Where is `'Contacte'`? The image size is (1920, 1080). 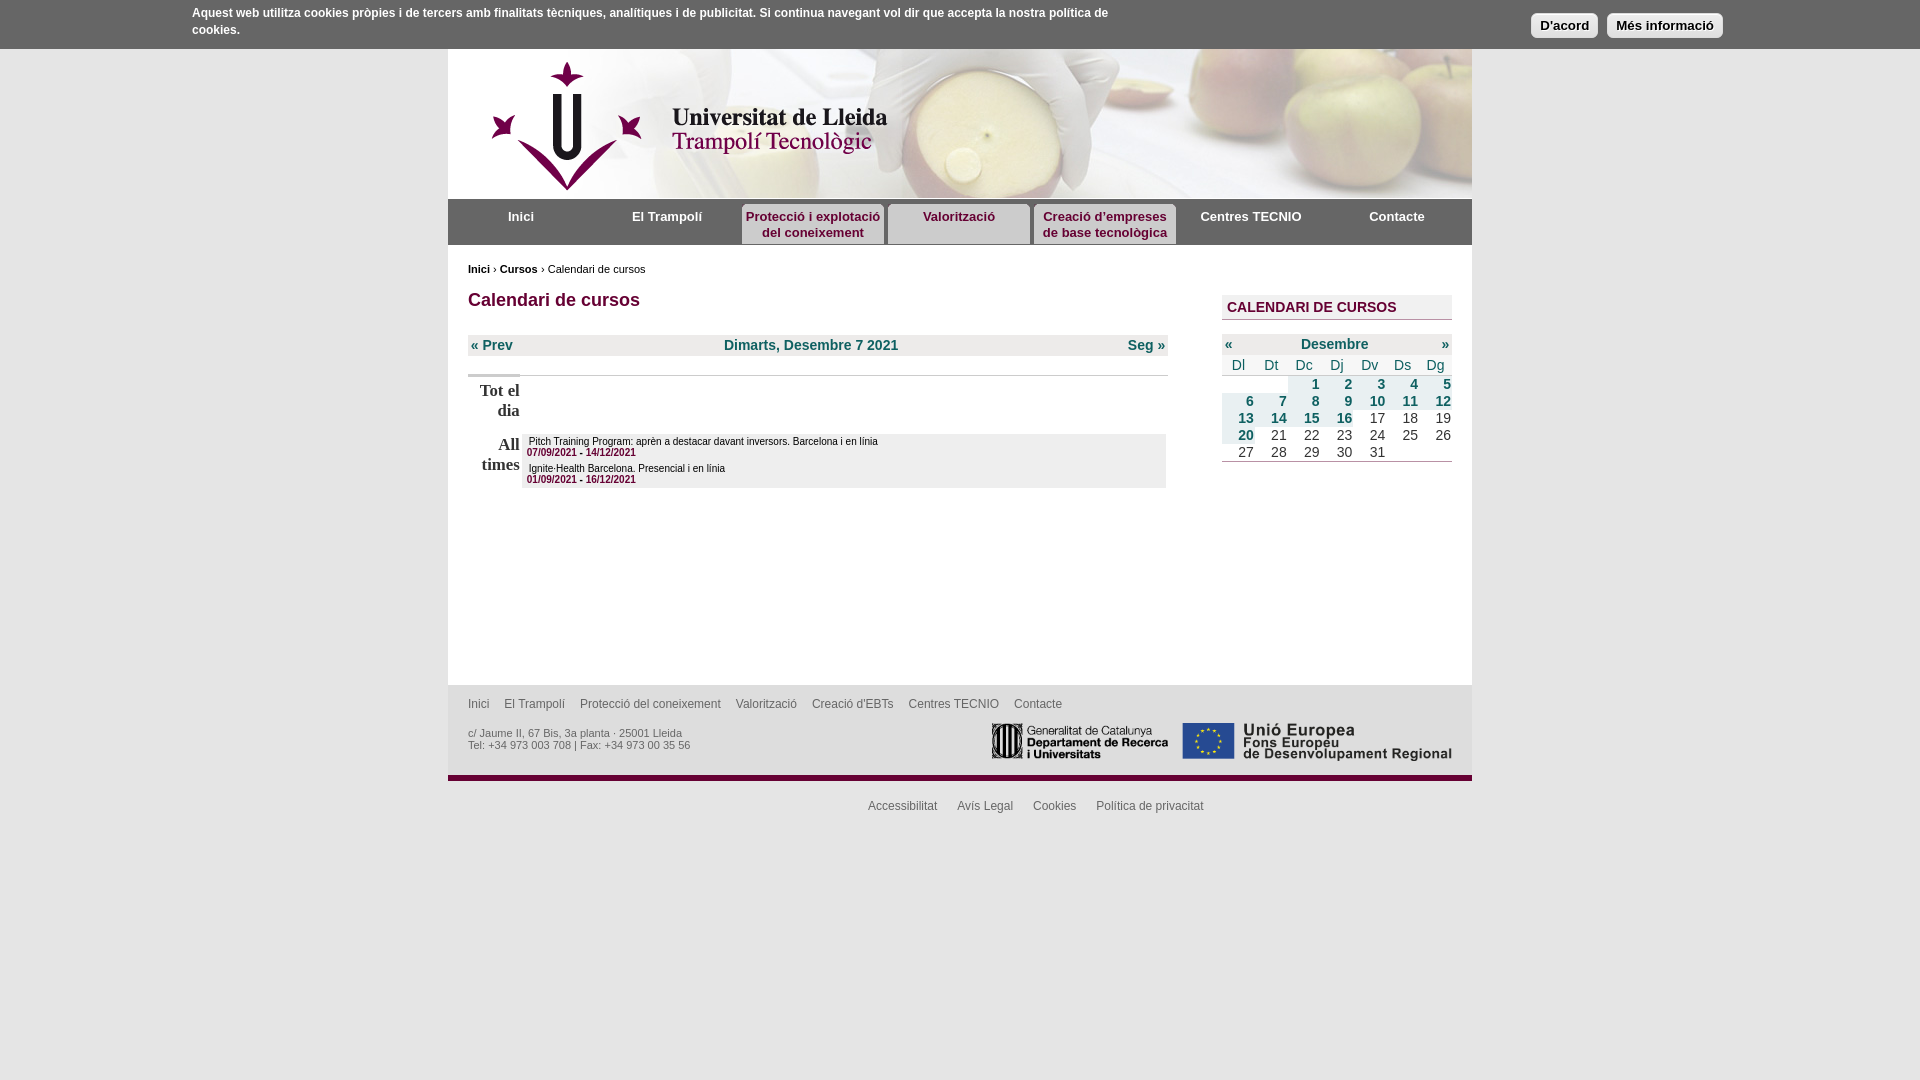 'Contacte' is located at coordinates (1037, 703).